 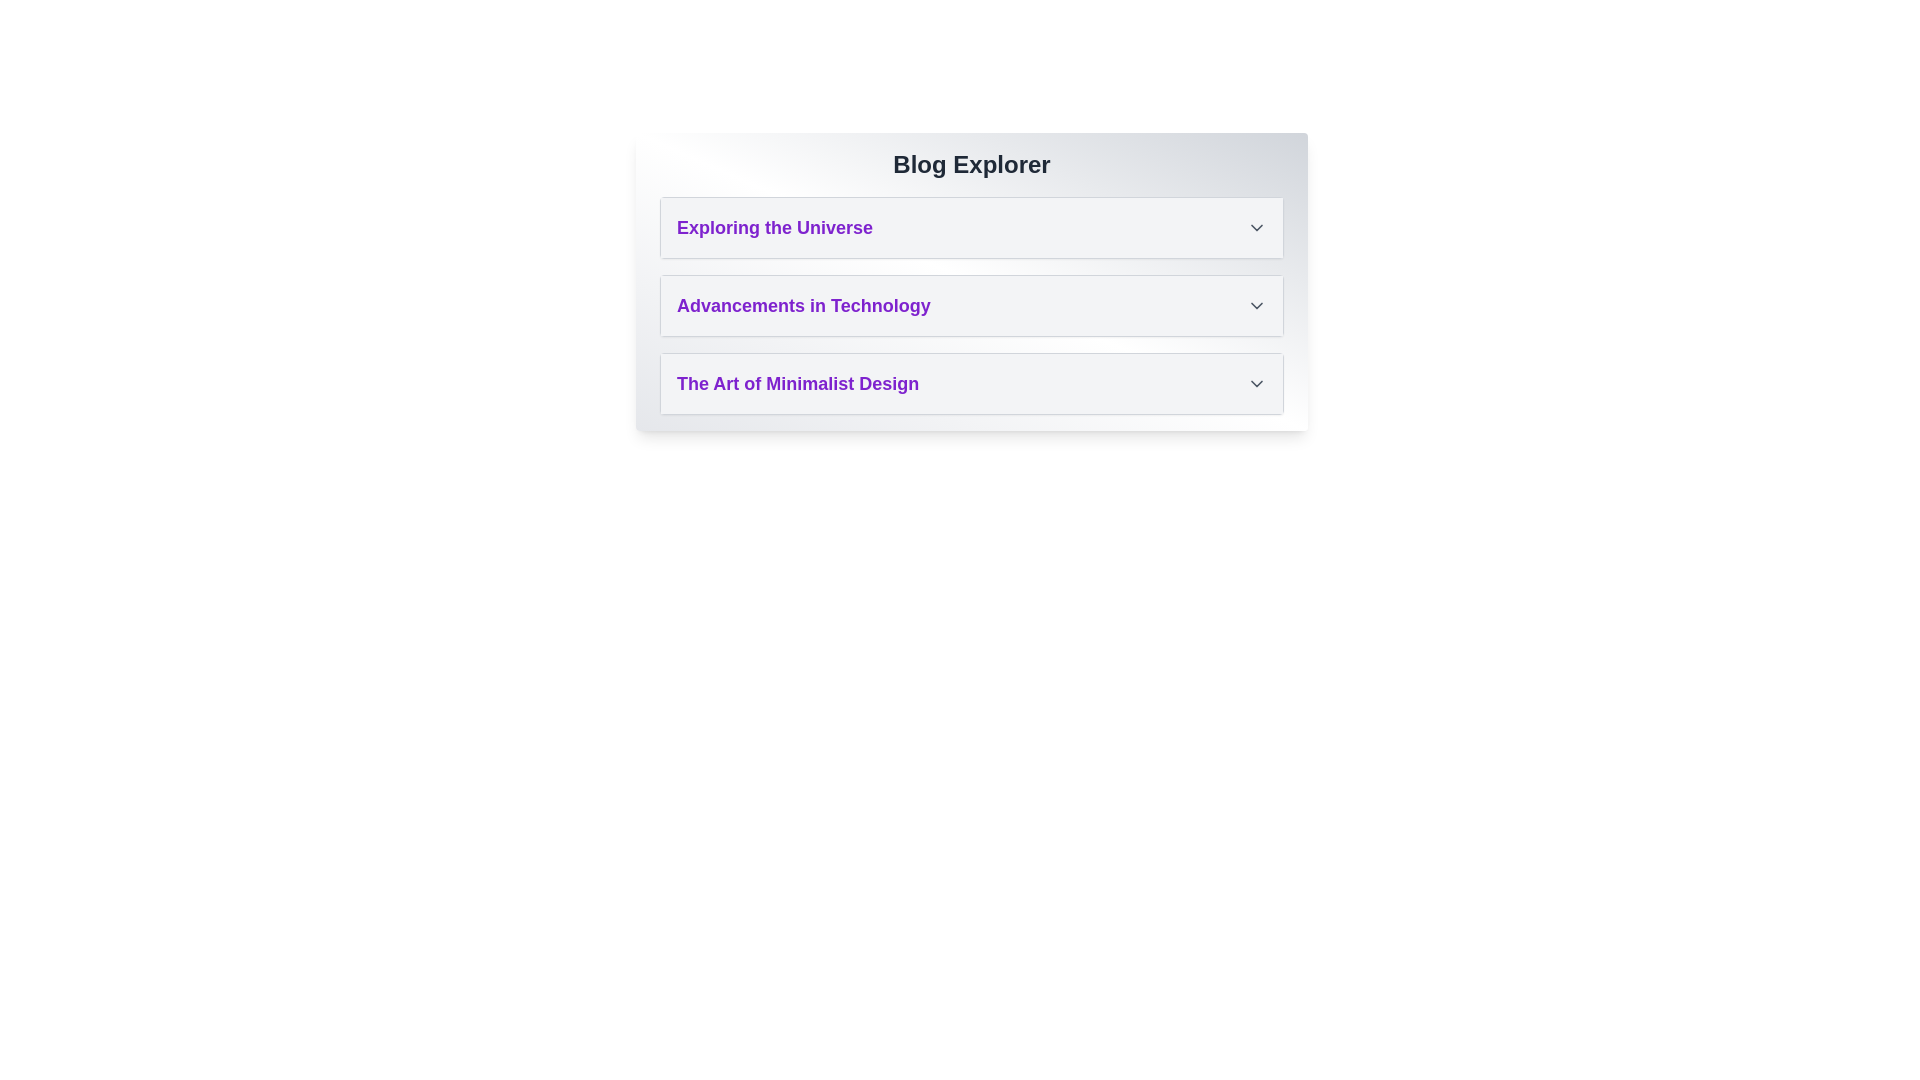 I want to click on the gray downward-facing chevron icon button located at the far-right side of the 'Exploring the Universe' section, so click(x=1256, y=226).